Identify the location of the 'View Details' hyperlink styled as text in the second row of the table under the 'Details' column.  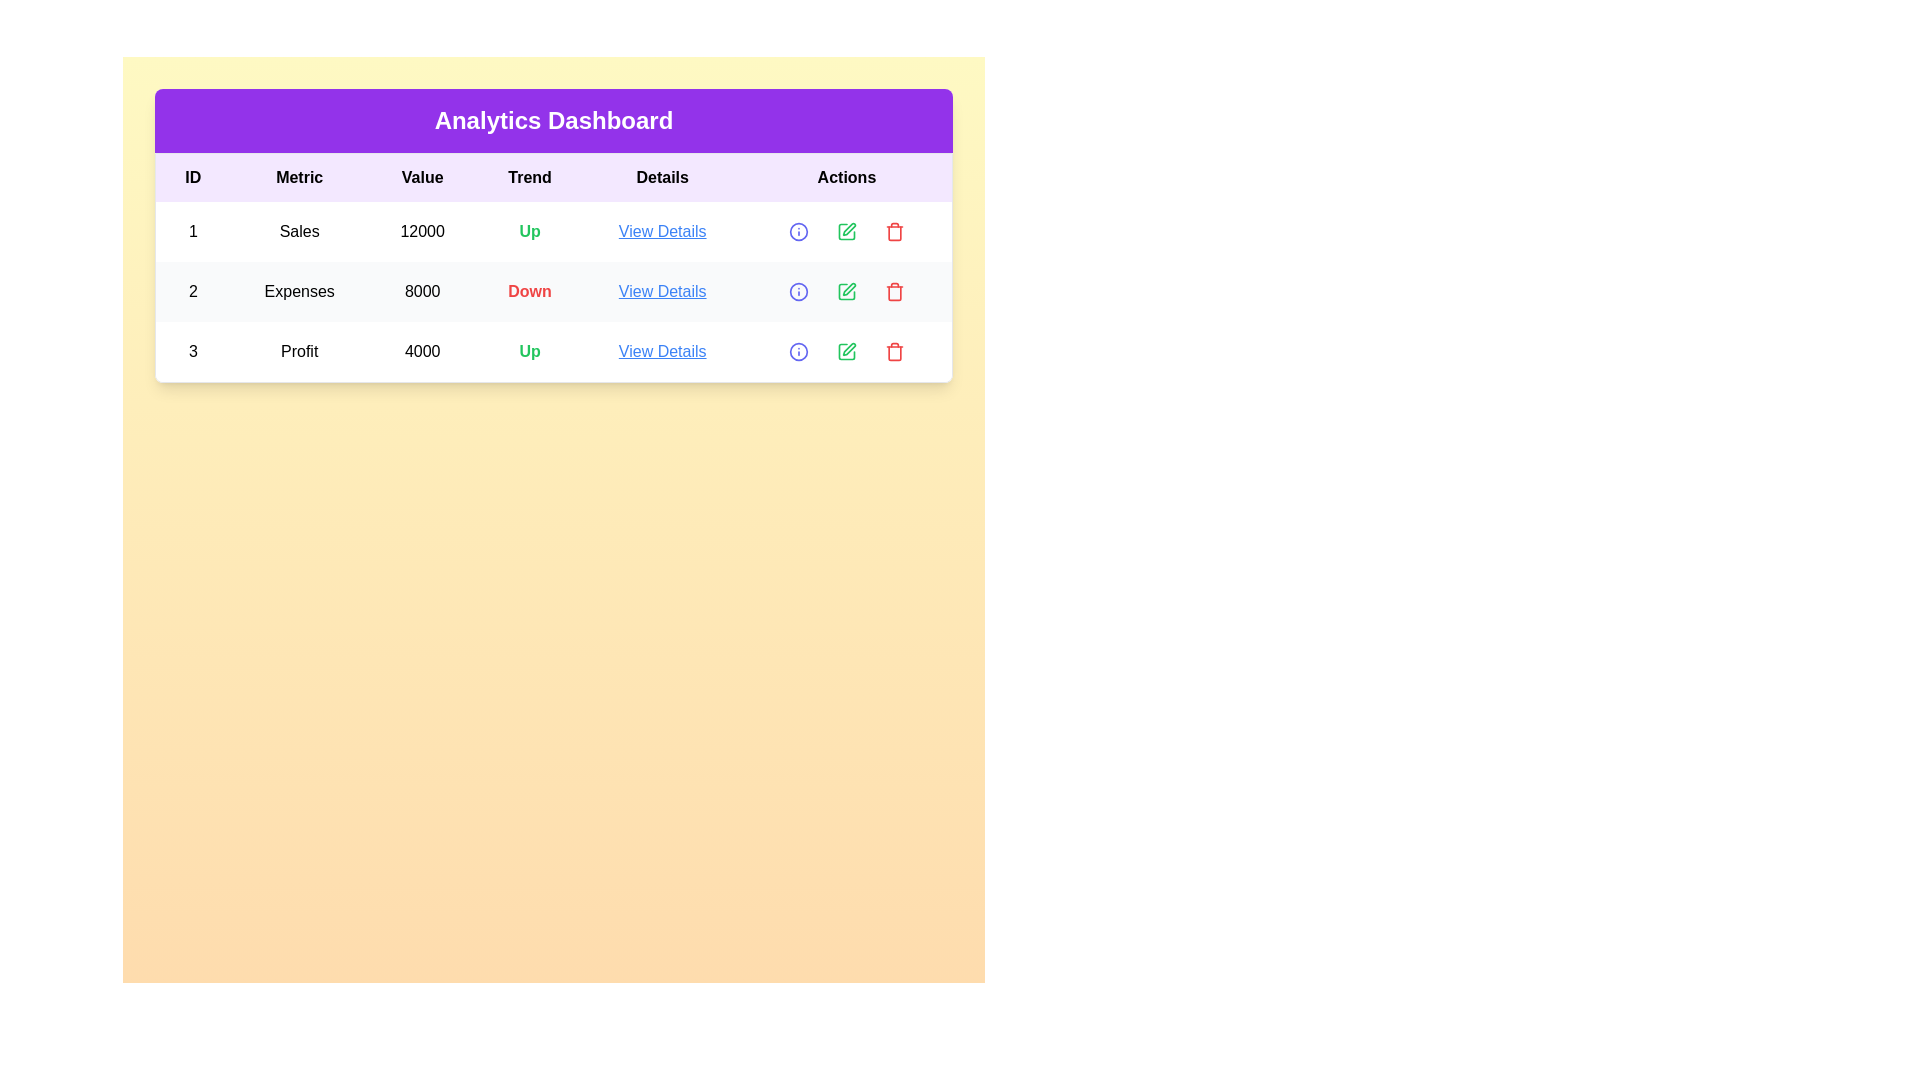
(662, 292).